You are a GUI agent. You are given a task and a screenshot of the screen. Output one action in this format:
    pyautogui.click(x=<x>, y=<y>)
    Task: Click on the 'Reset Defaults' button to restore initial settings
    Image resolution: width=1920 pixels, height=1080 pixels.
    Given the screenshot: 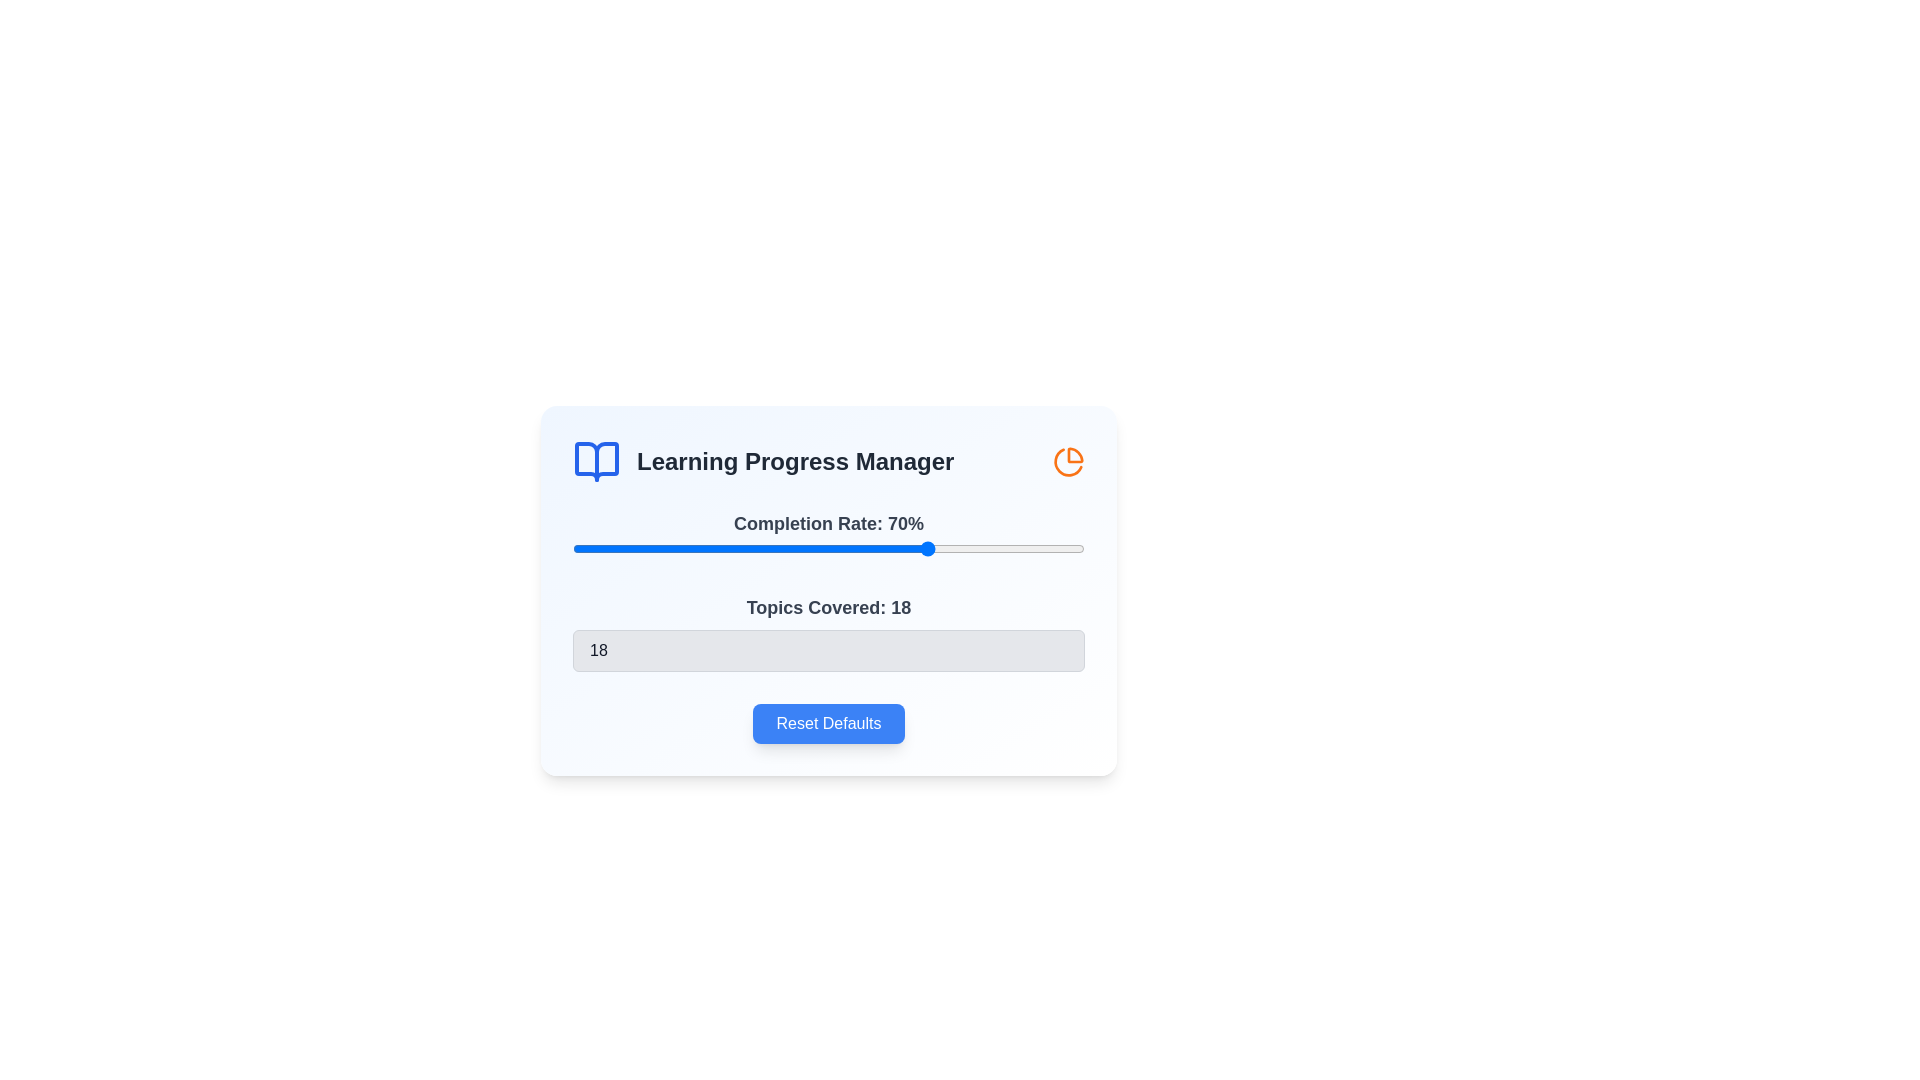 What is the action you would take?
    pyautogui.click(x=829, y=724)
    